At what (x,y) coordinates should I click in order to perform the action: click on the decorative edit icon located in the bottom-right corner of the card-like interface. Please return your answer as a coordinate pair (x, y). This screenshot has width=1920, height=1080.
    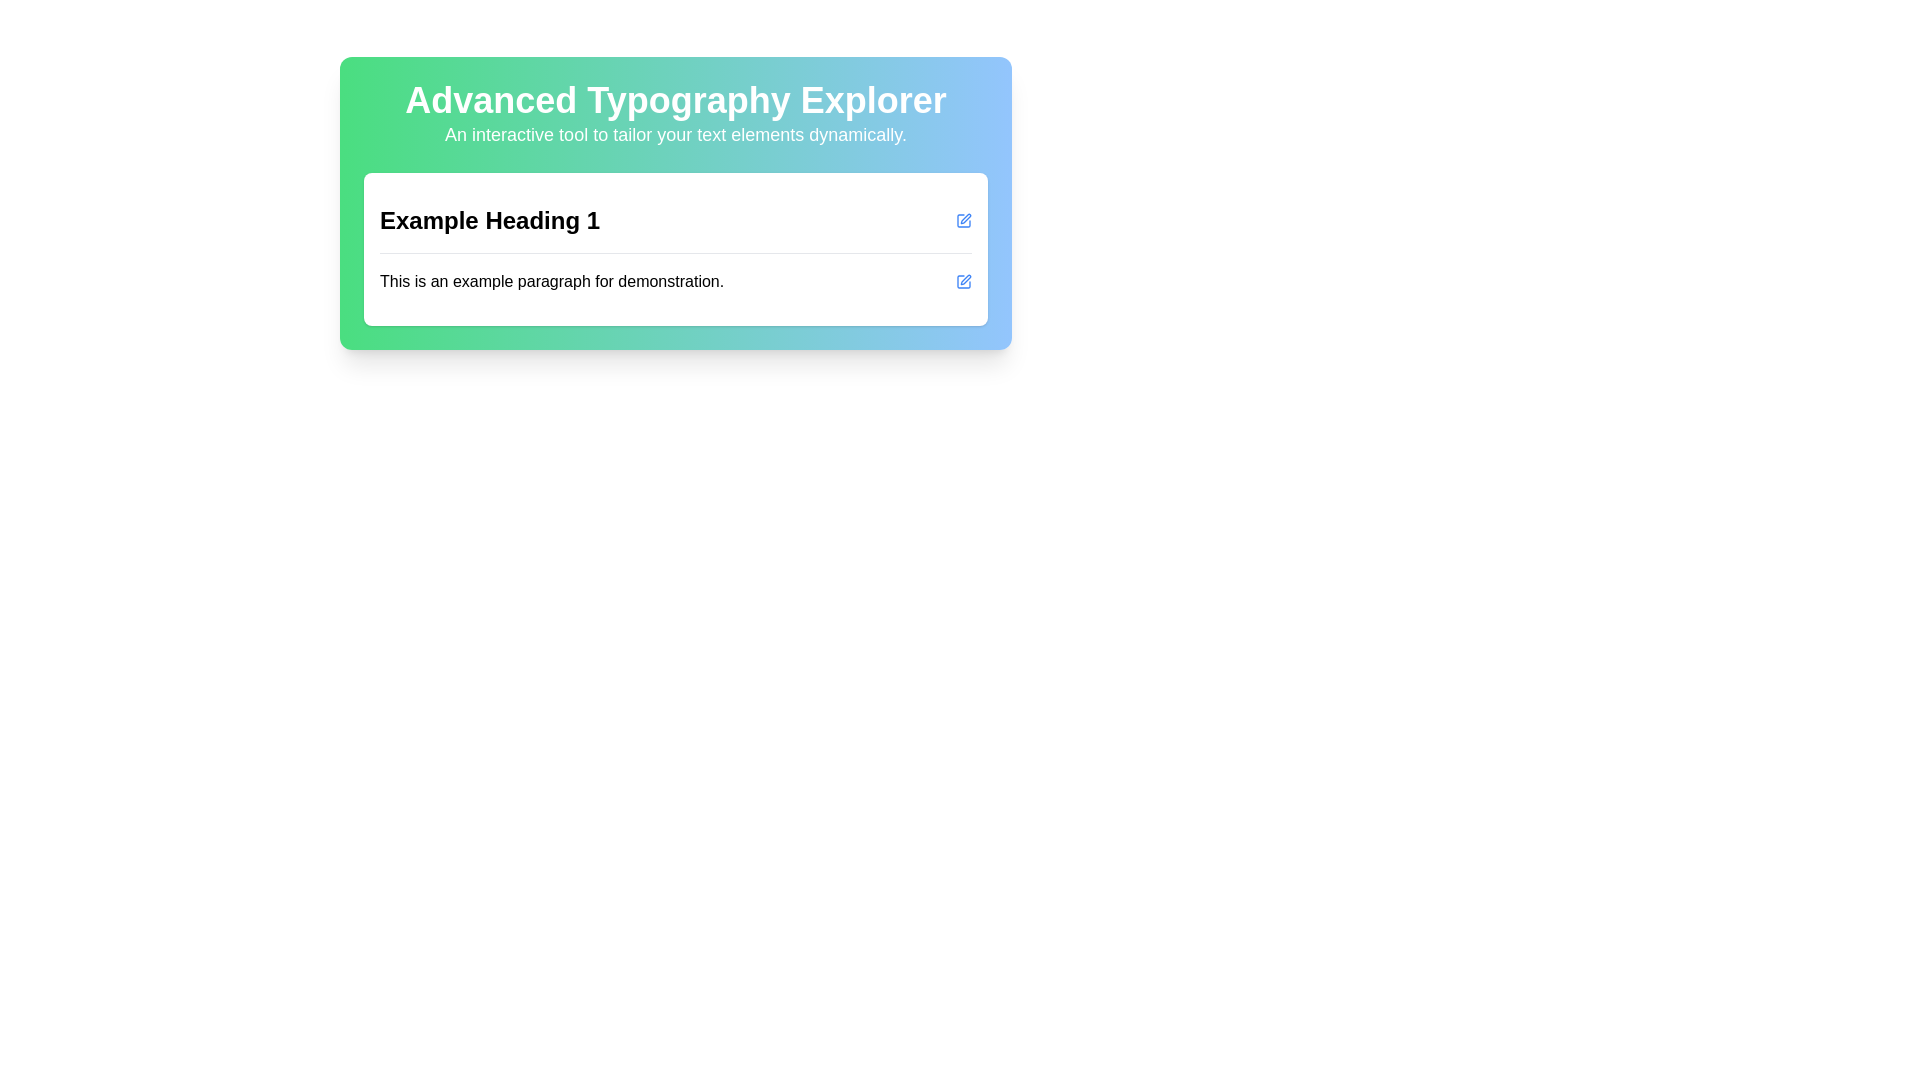
    Looking at the image, I should click on (965, 280).